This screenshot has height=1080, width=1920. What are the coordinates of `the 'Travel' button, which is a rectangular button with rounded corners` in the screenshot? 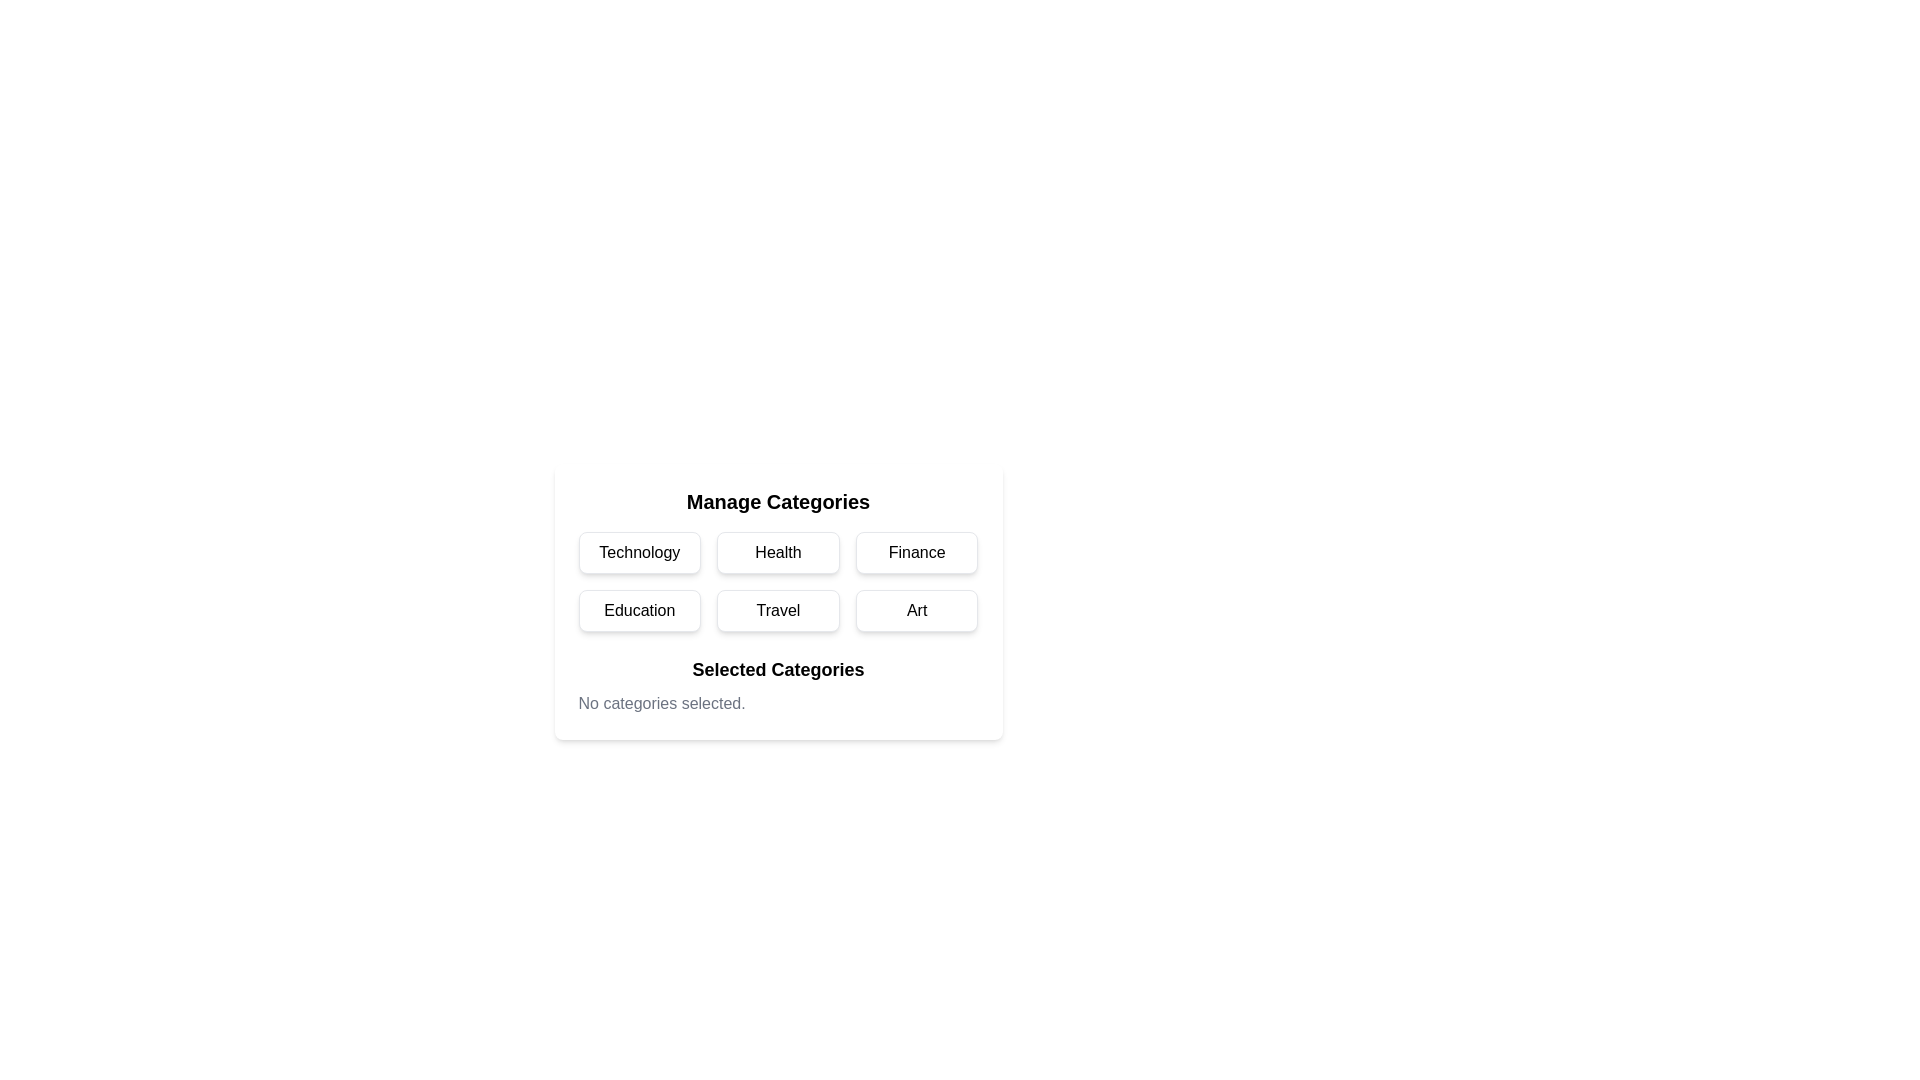 It's located at (777, 600).